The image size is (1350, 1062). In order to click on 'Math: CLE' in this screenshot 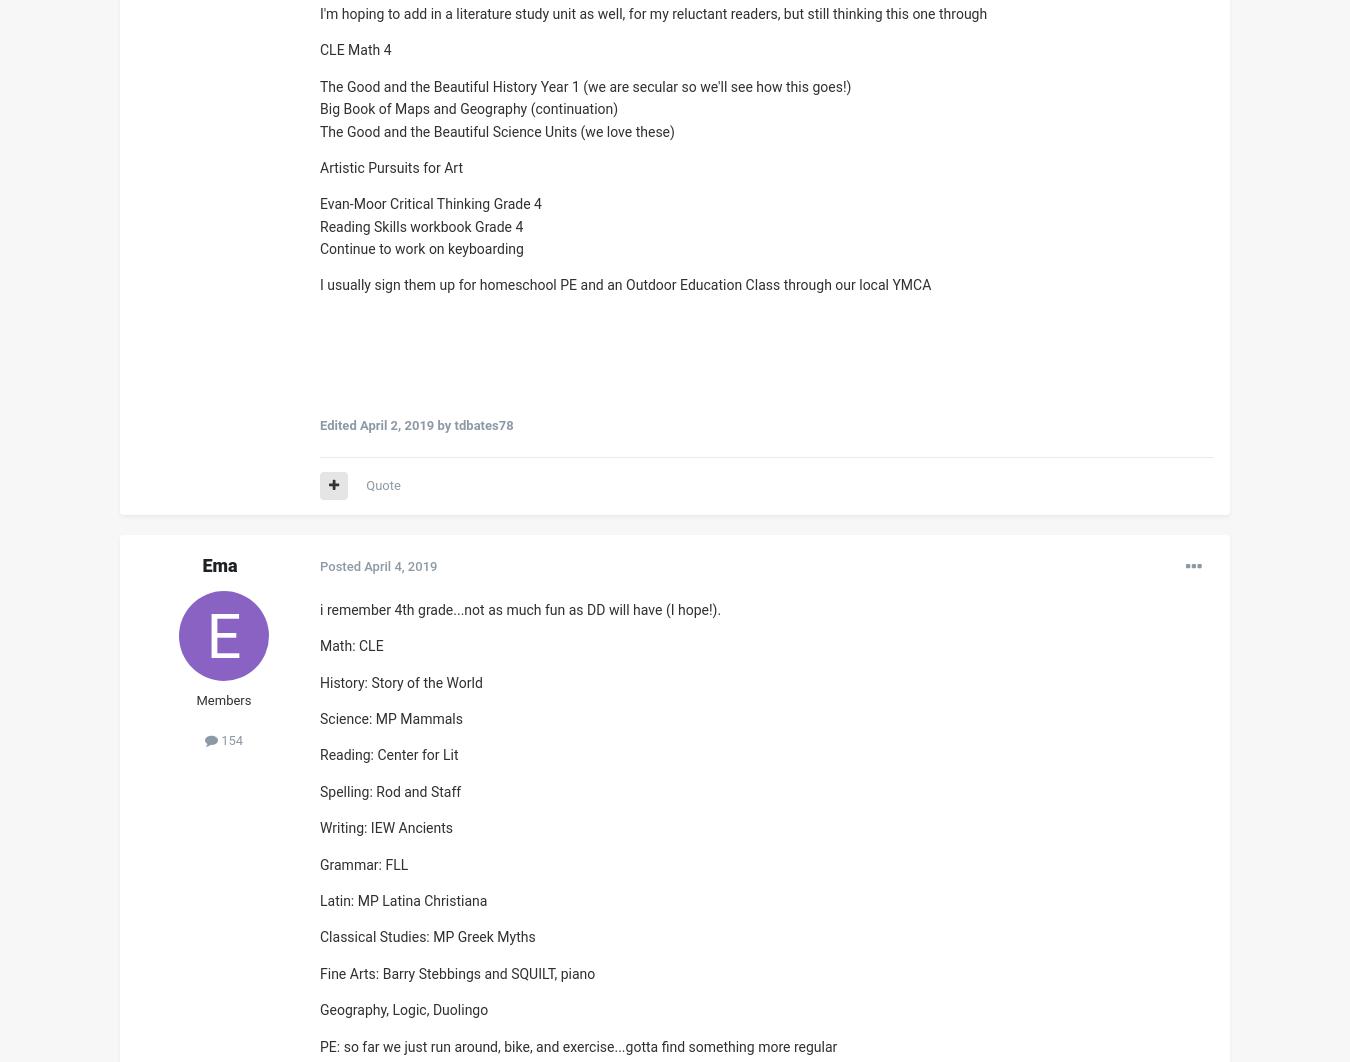, I will do `click(351, 646)`.